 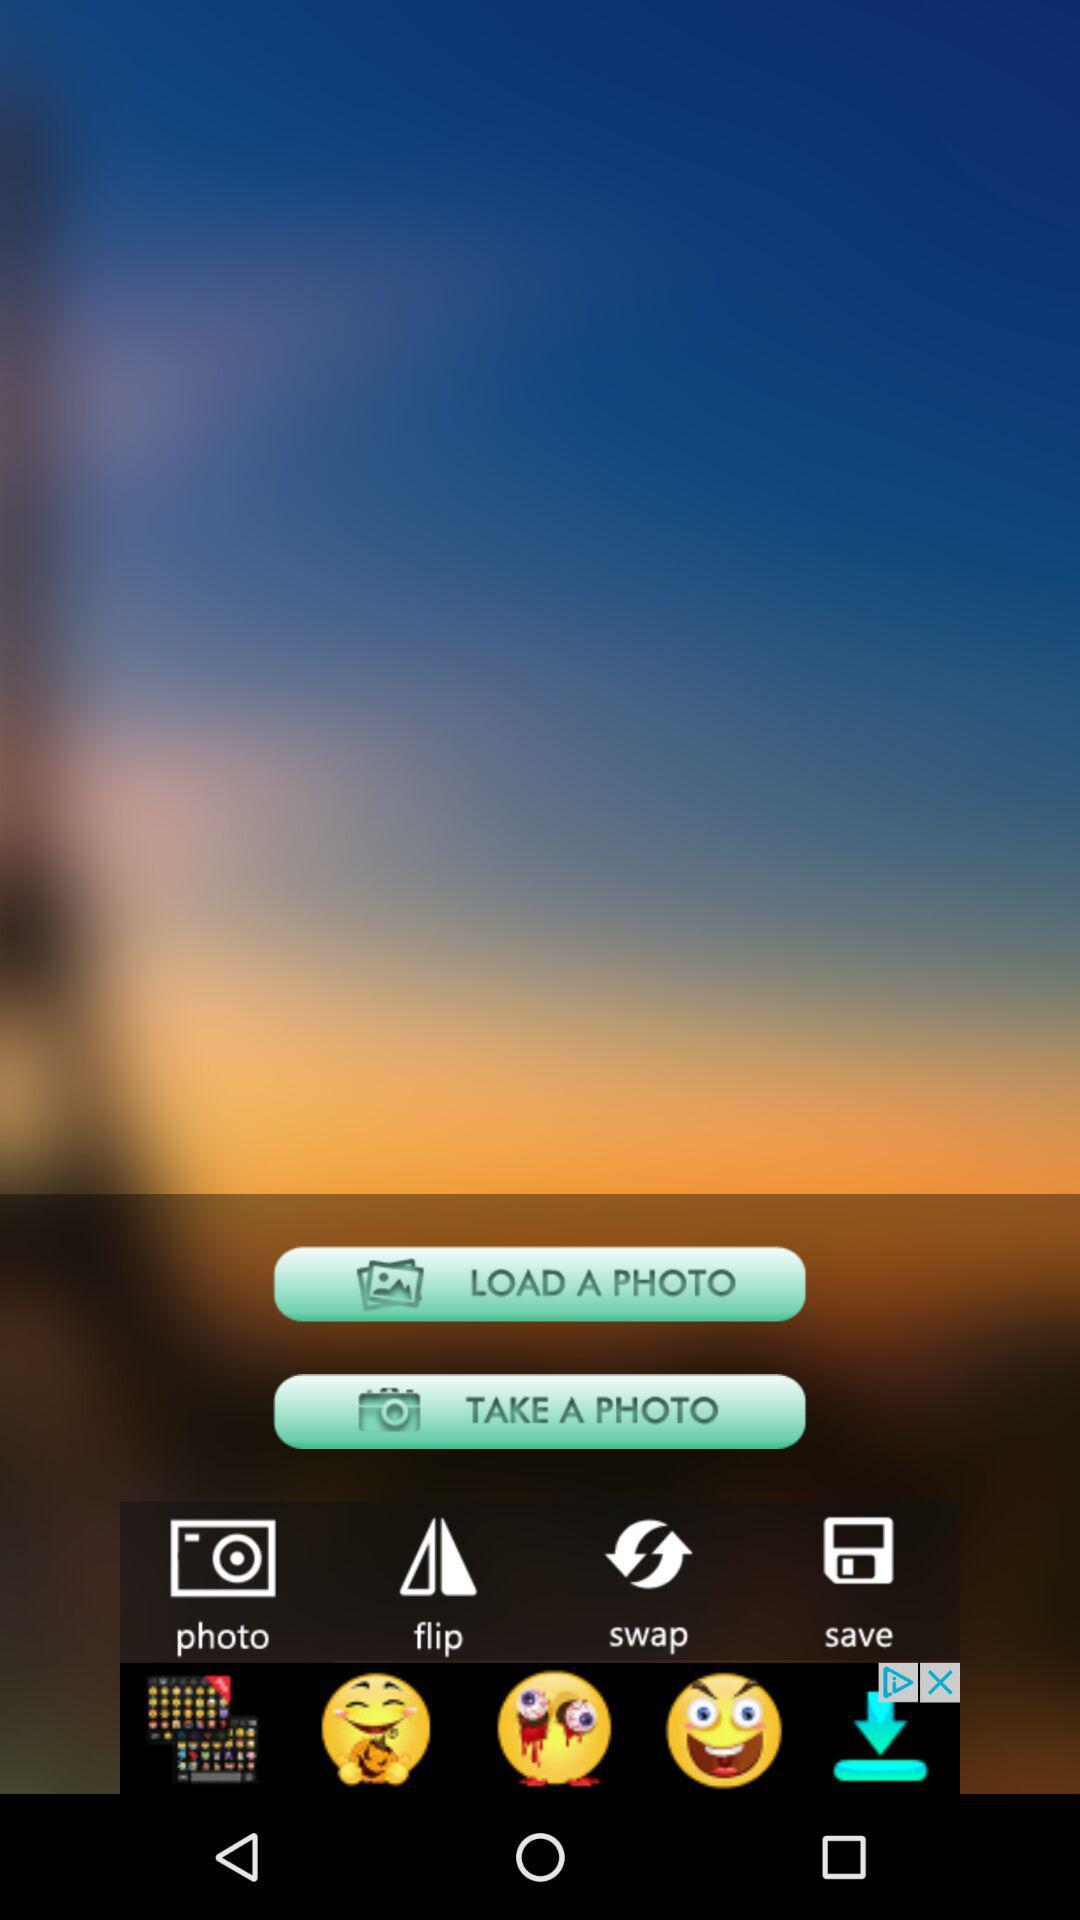 I want to click on load a photo, so click(x=540, y=1283).